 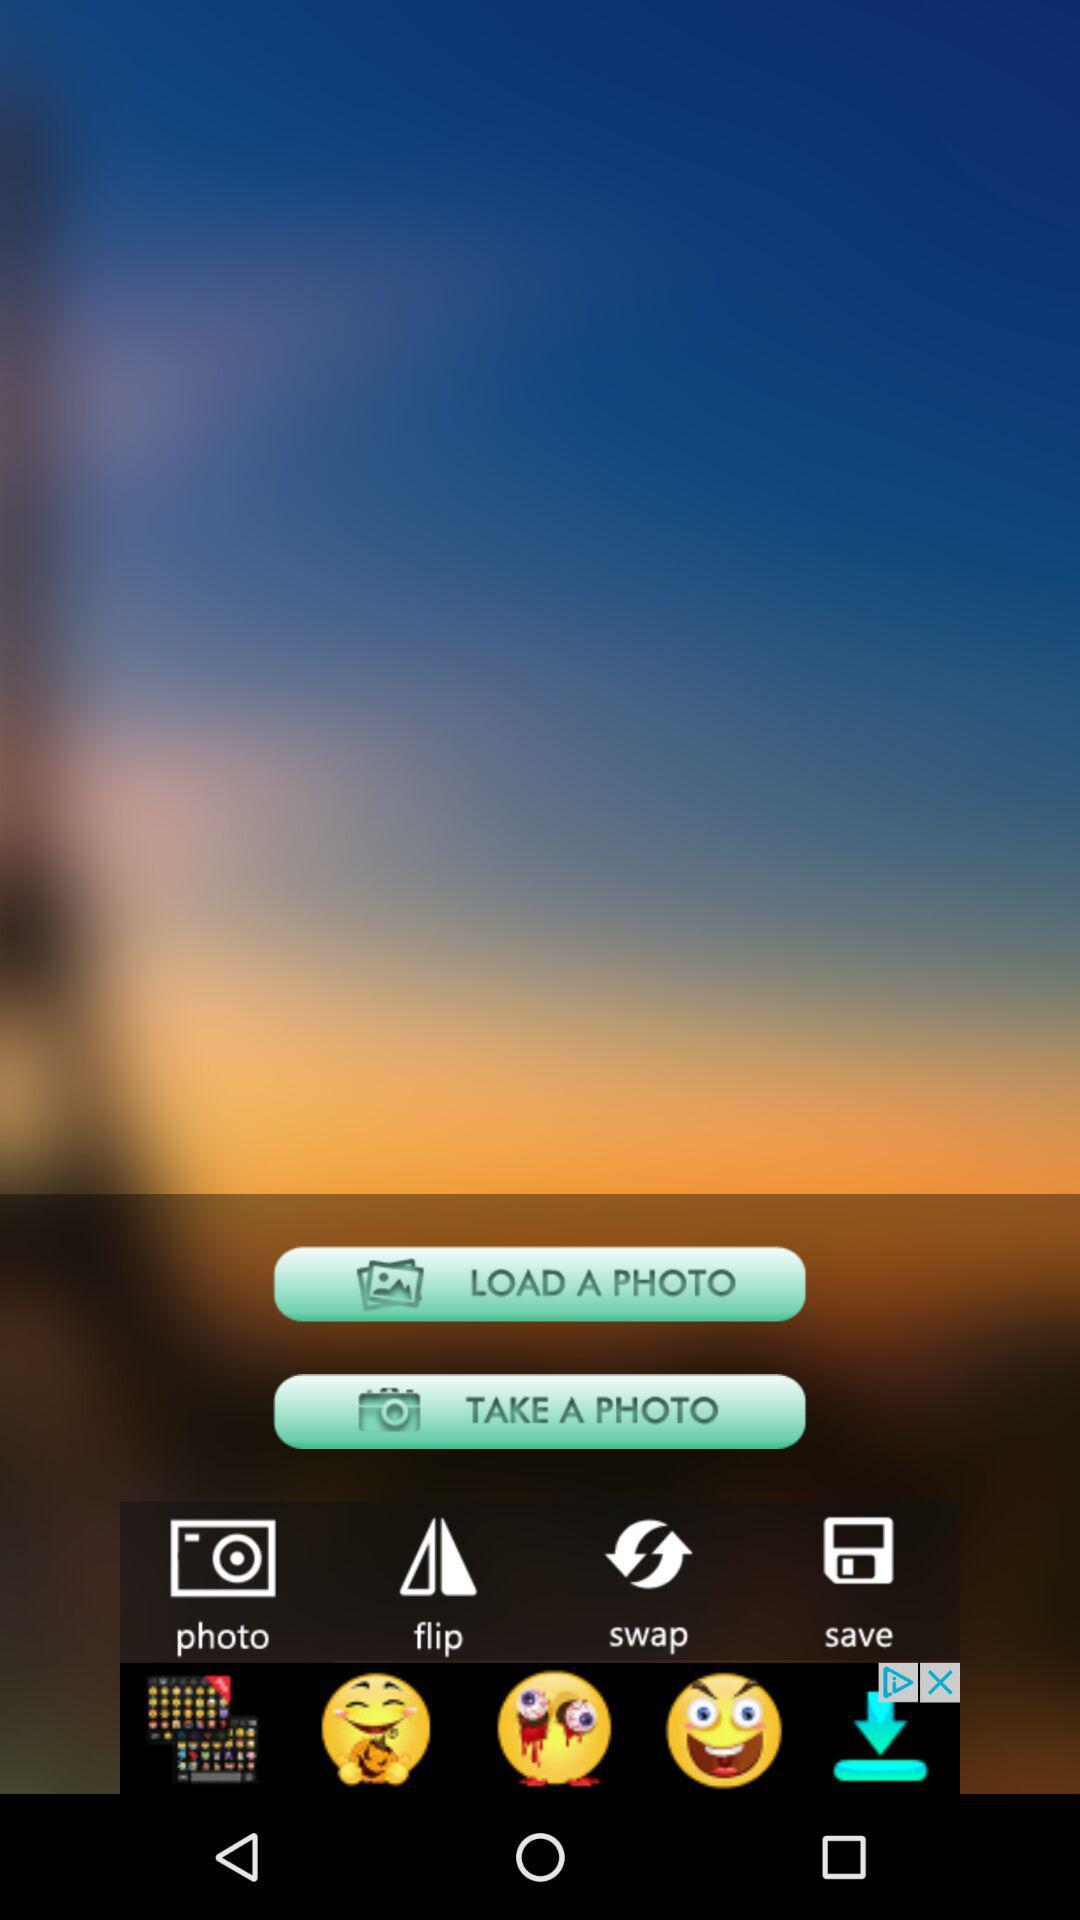 I want to click on load a photo, so click(x=540, y=1283).